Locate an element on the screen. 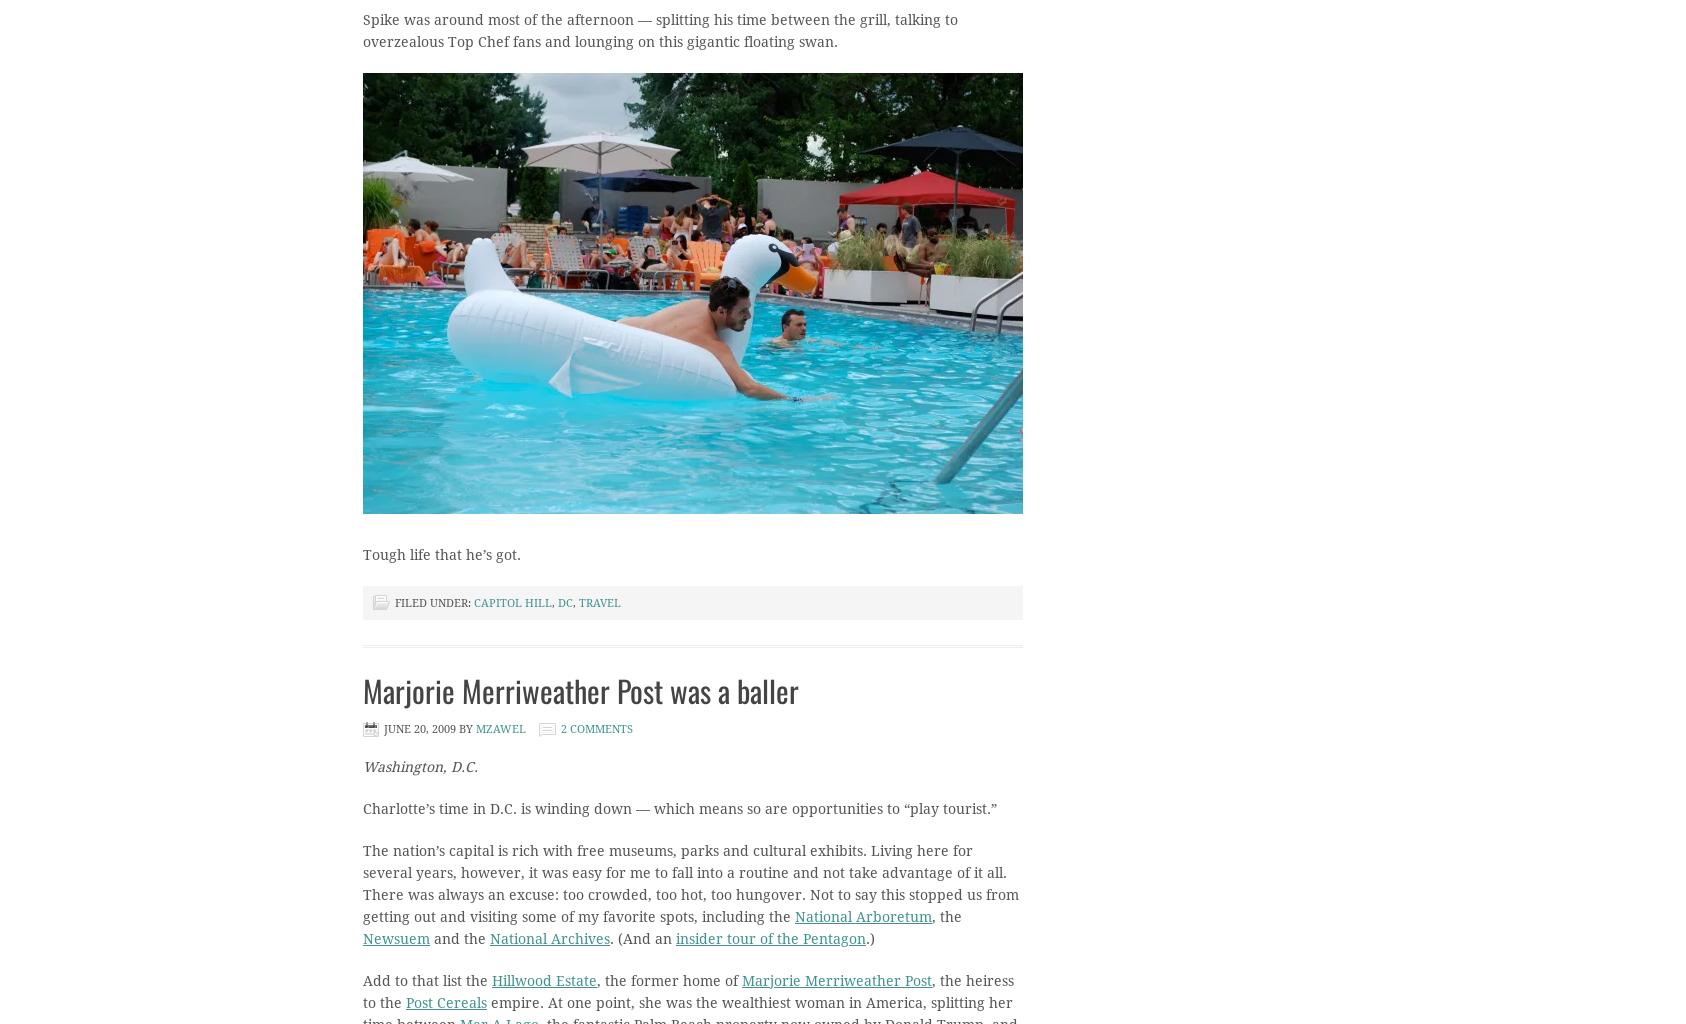 This screenshot has height=1024, width=1686. 'Hillwood Estate' is located at coordinates (544, 980).